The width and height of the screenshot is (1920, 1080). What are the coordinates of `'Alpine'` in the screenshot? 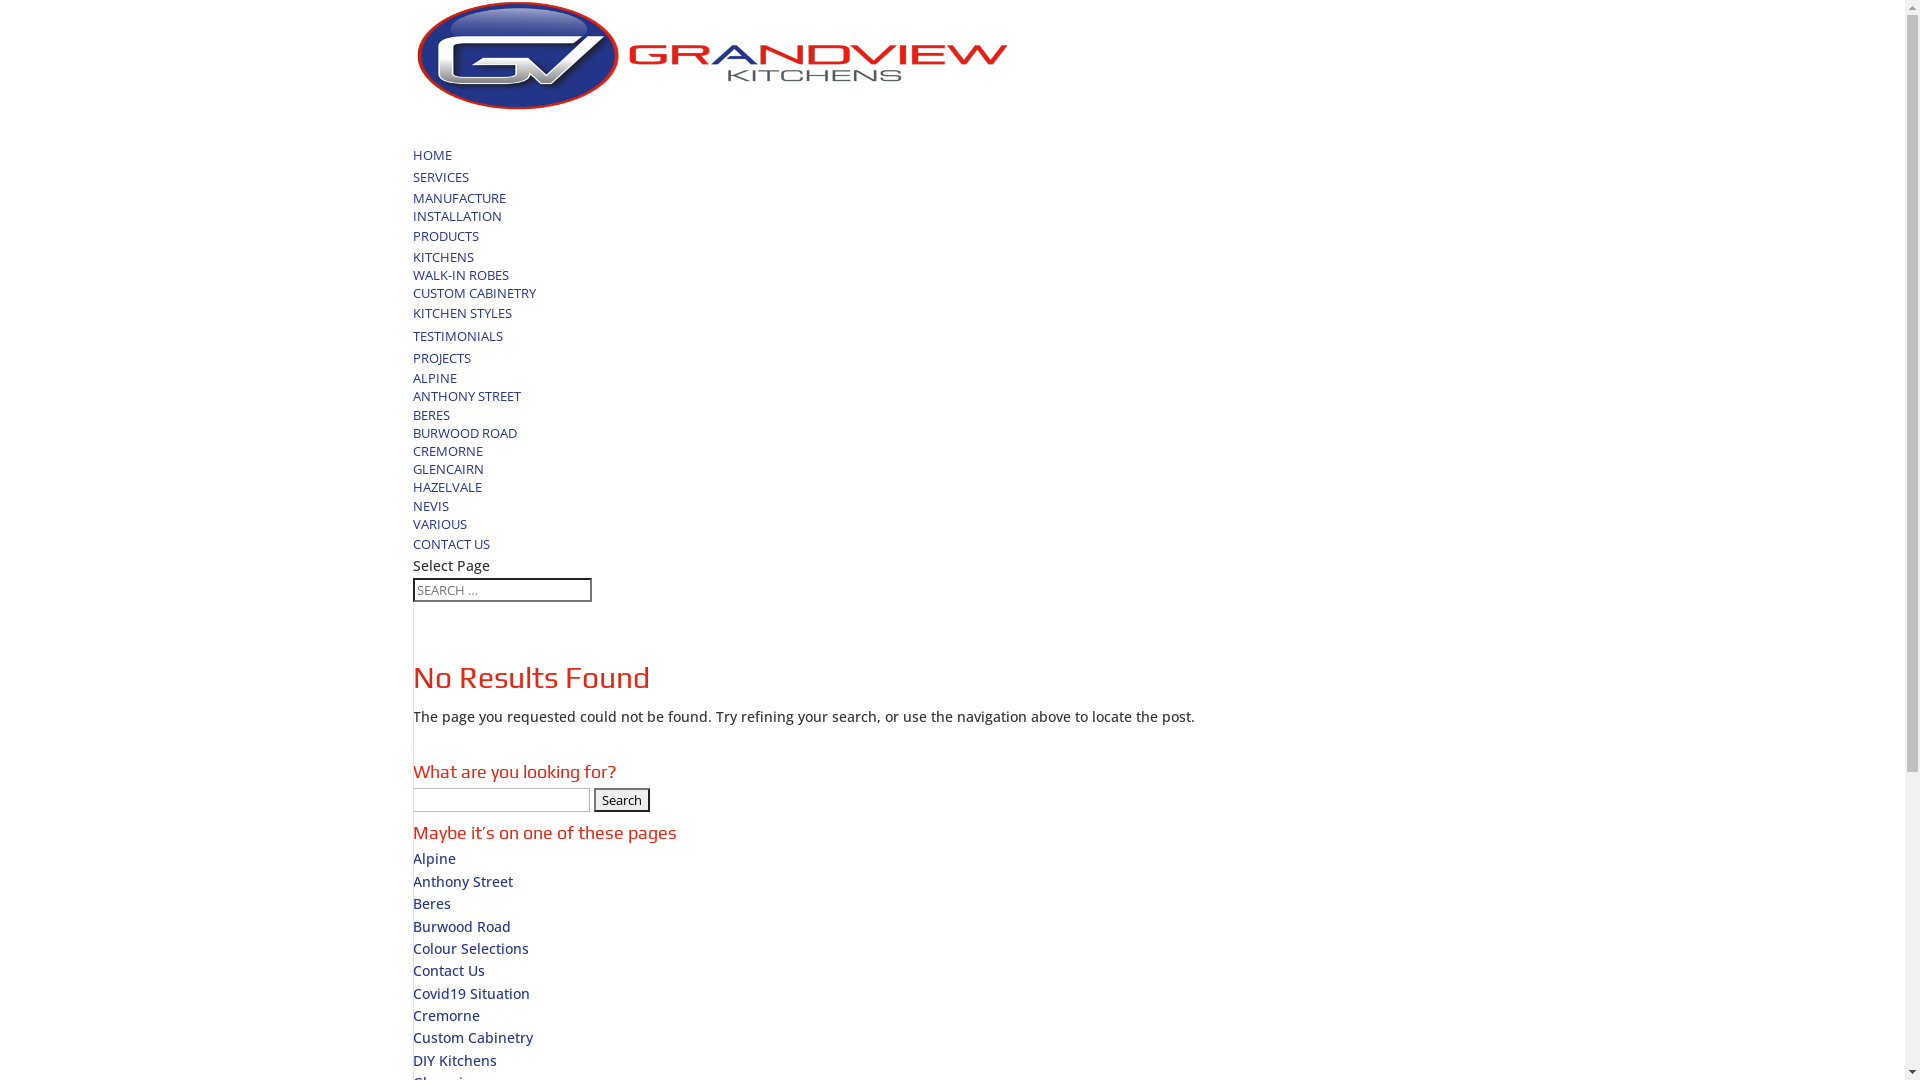 It's located at (411, 857).